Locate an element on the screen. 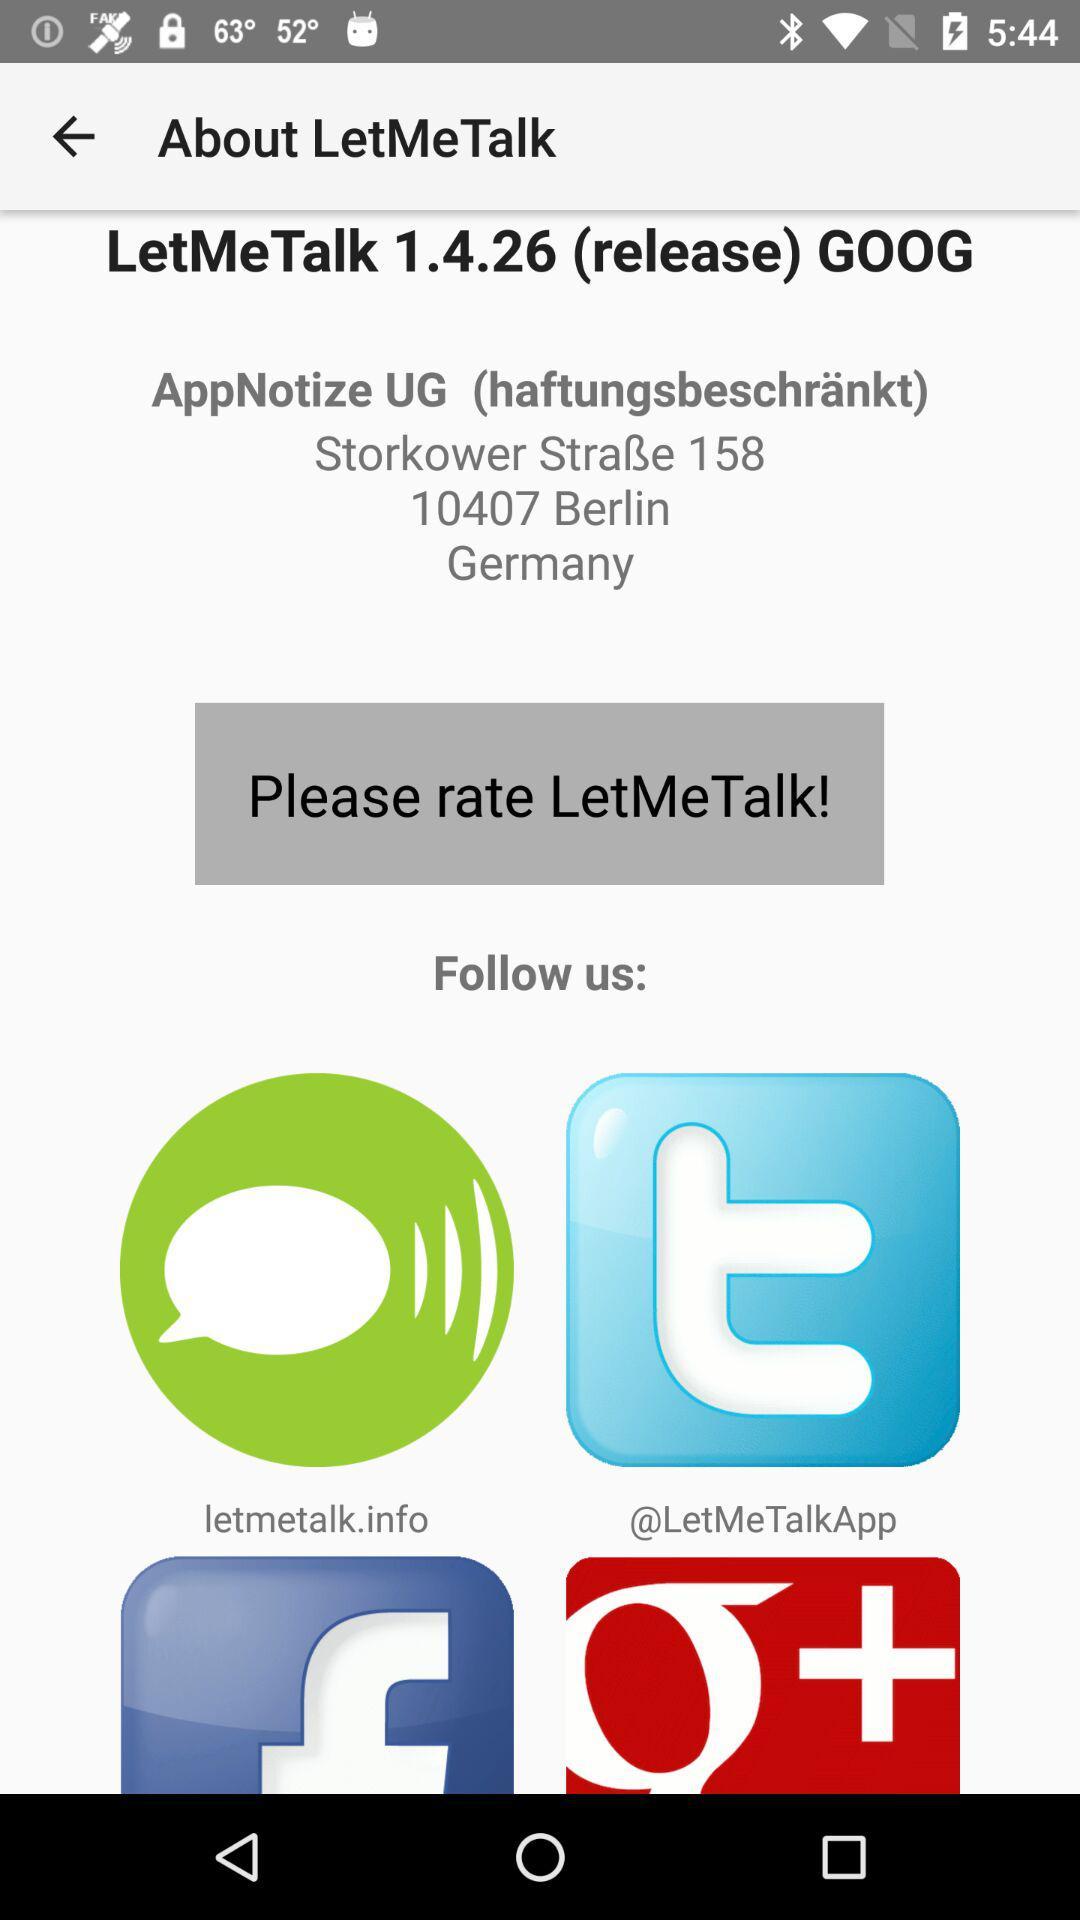 Image resolution: width=1080 pixels, height=1920 pixels. the icon above the is located at coordinates (538, 792).